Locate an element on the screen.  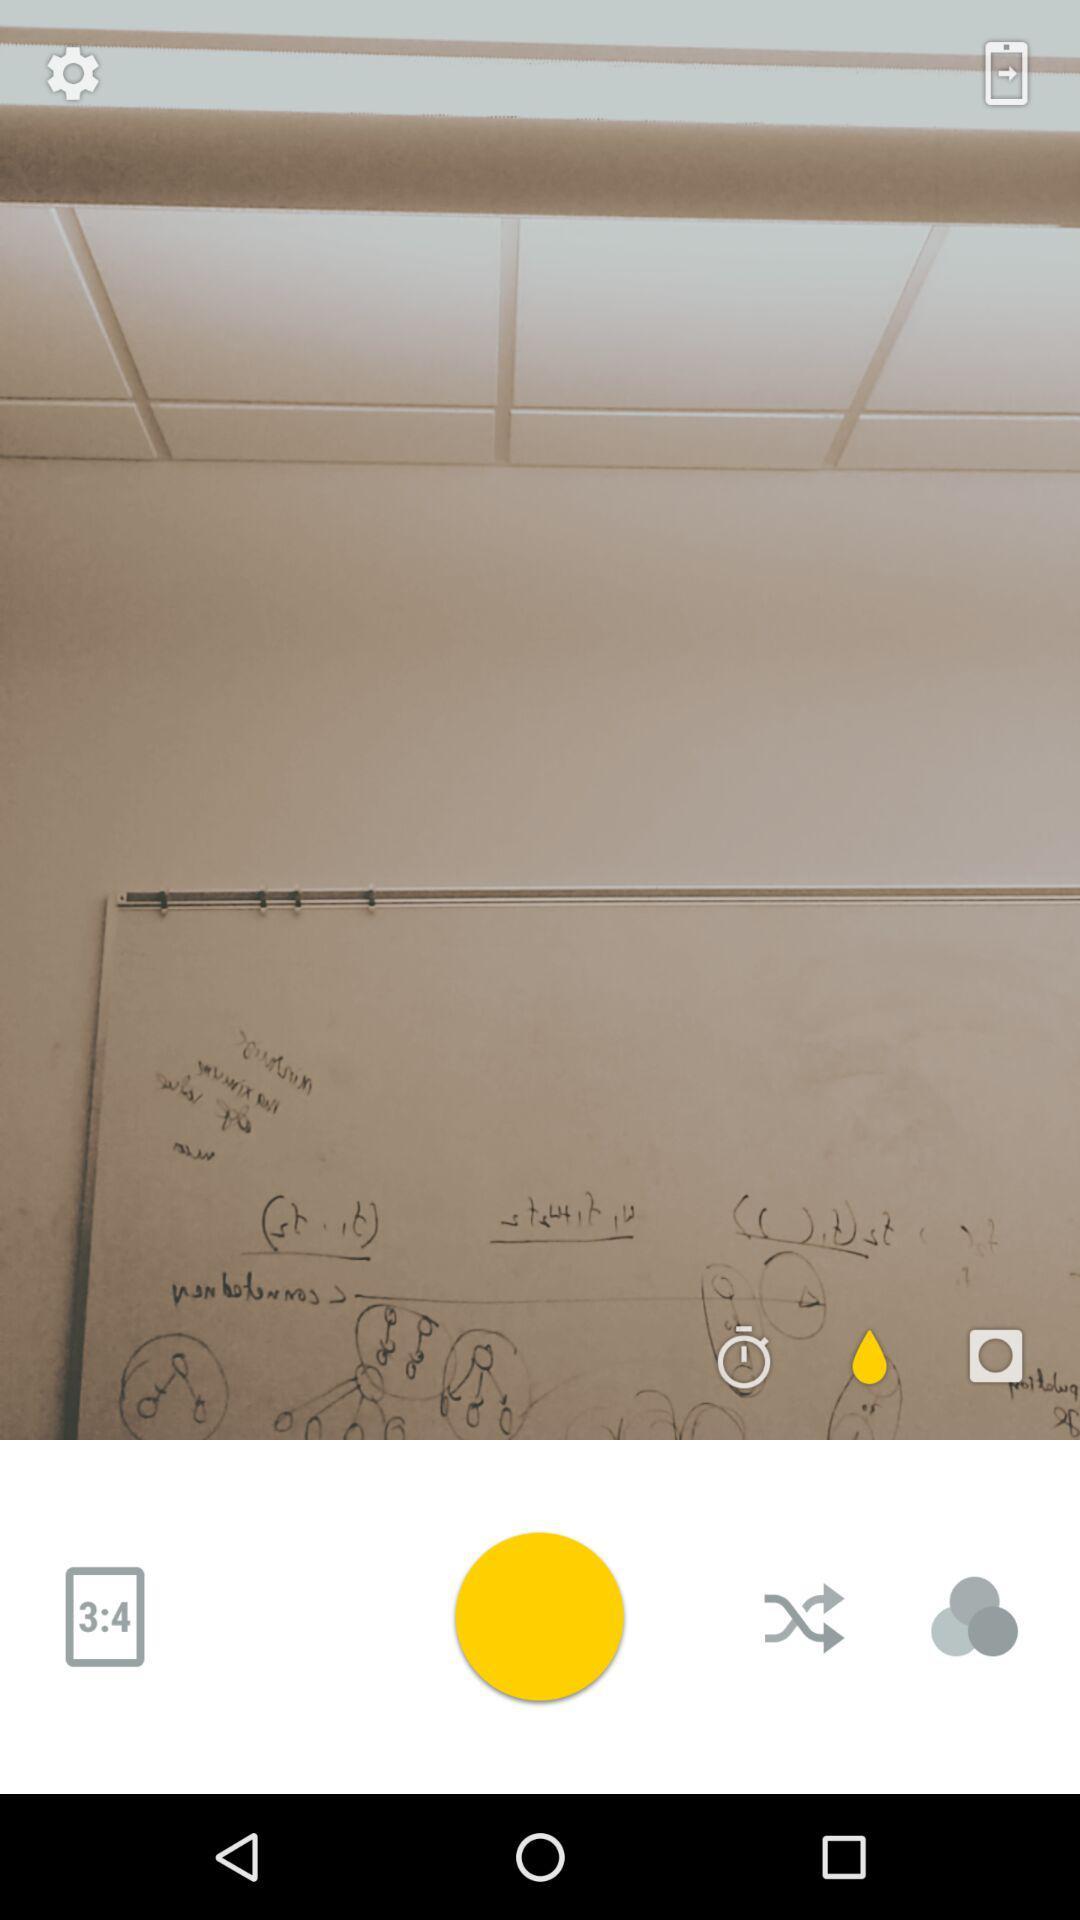
change colors is located at coordinates (974, 1617).